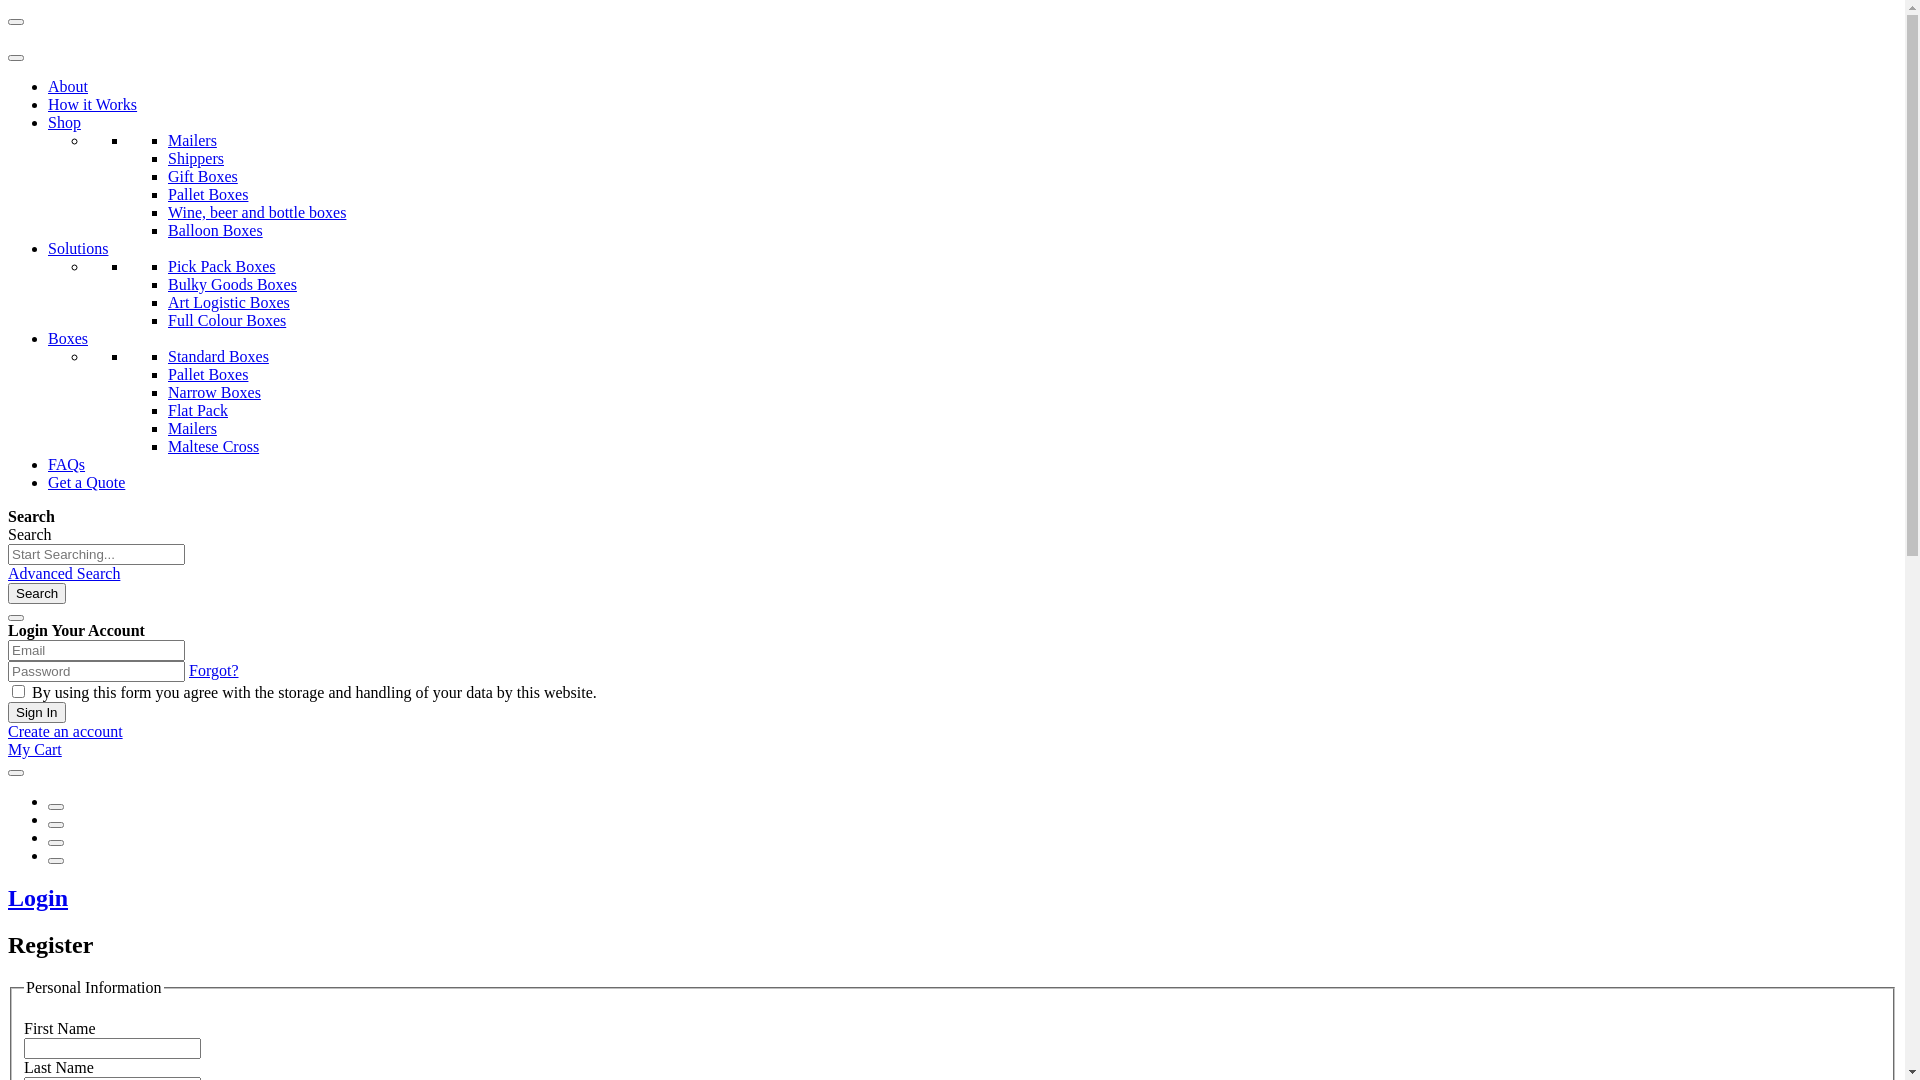 The height and width of the screenshot is (1080, 1920). What do you see at coordinates (218, 355) in the screenshot?
I see `'Standard Boxes'` at bounding box center [218, 355].